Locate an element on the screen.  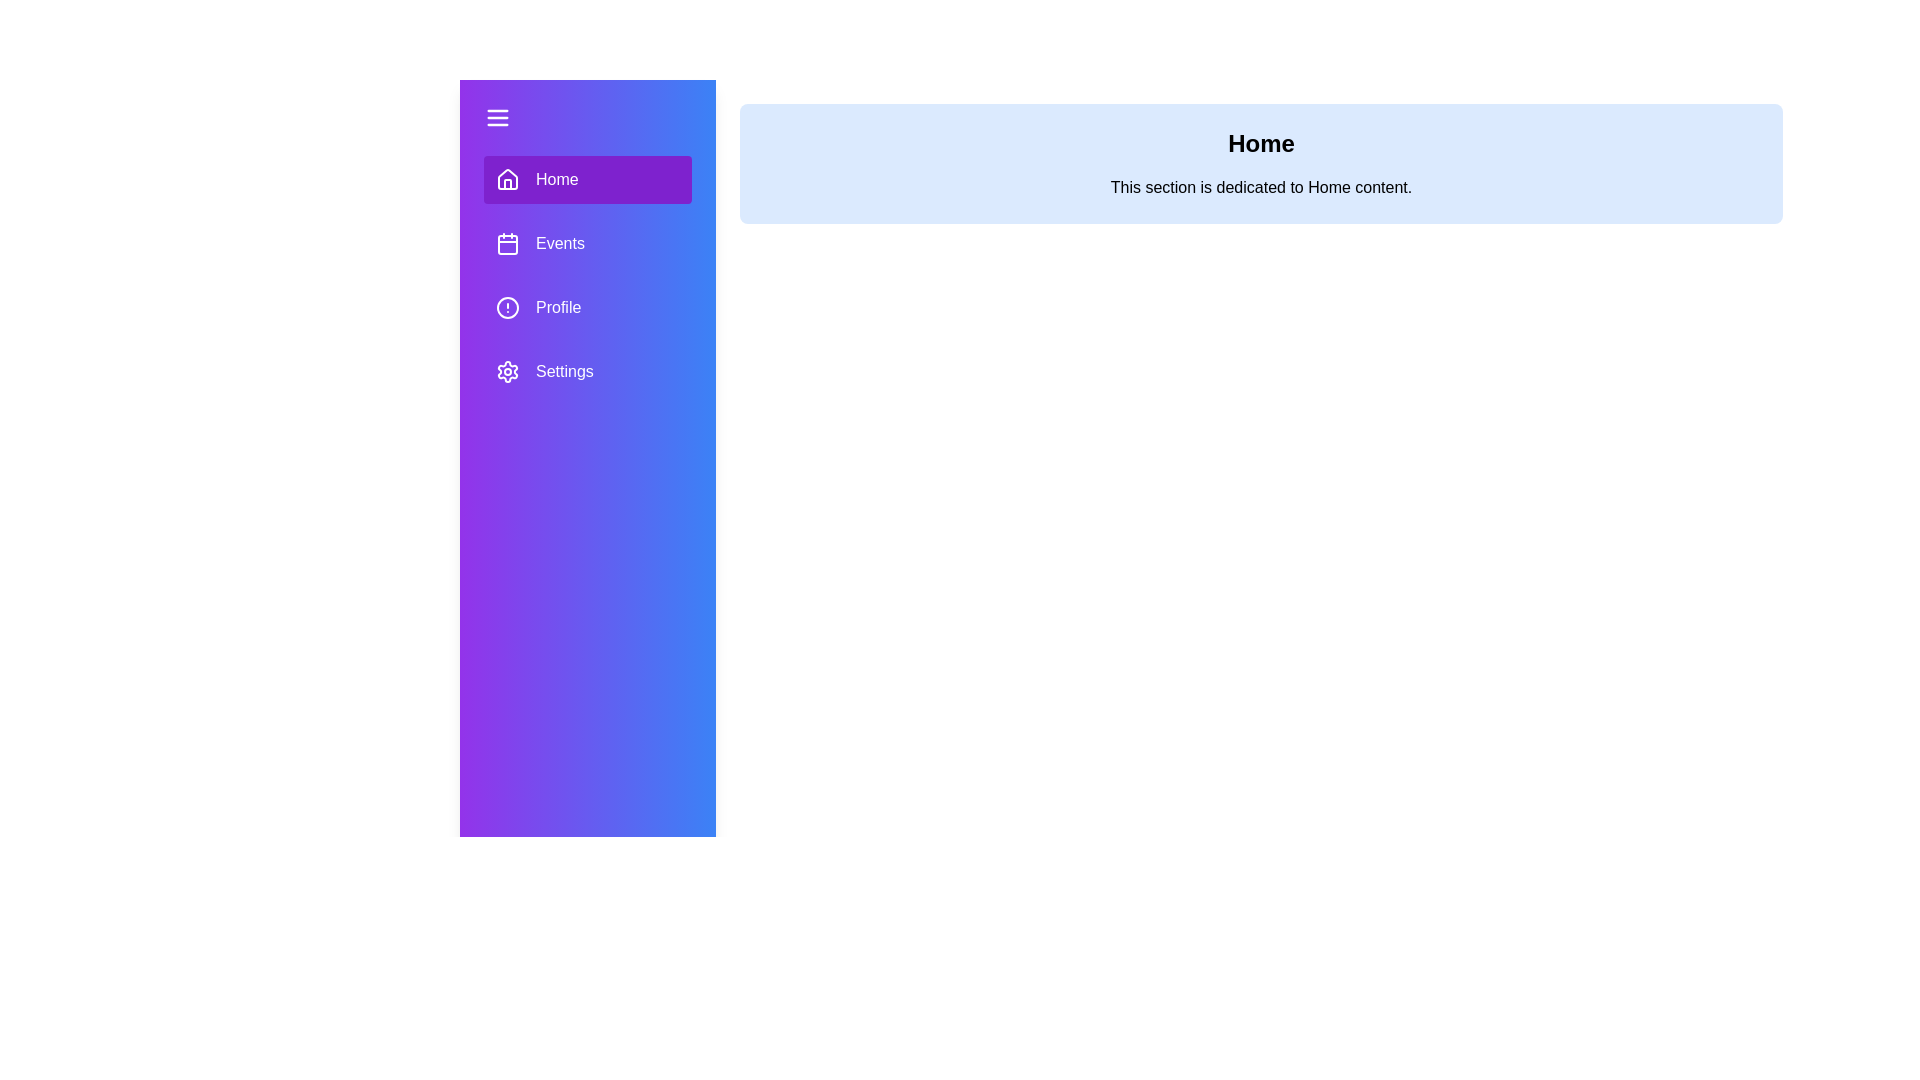
the bold 'Home' text label located at the top center of the light blue section, which is above the description text 'This section is dedicated to Home content.' is located at coordinates (1260, 142).